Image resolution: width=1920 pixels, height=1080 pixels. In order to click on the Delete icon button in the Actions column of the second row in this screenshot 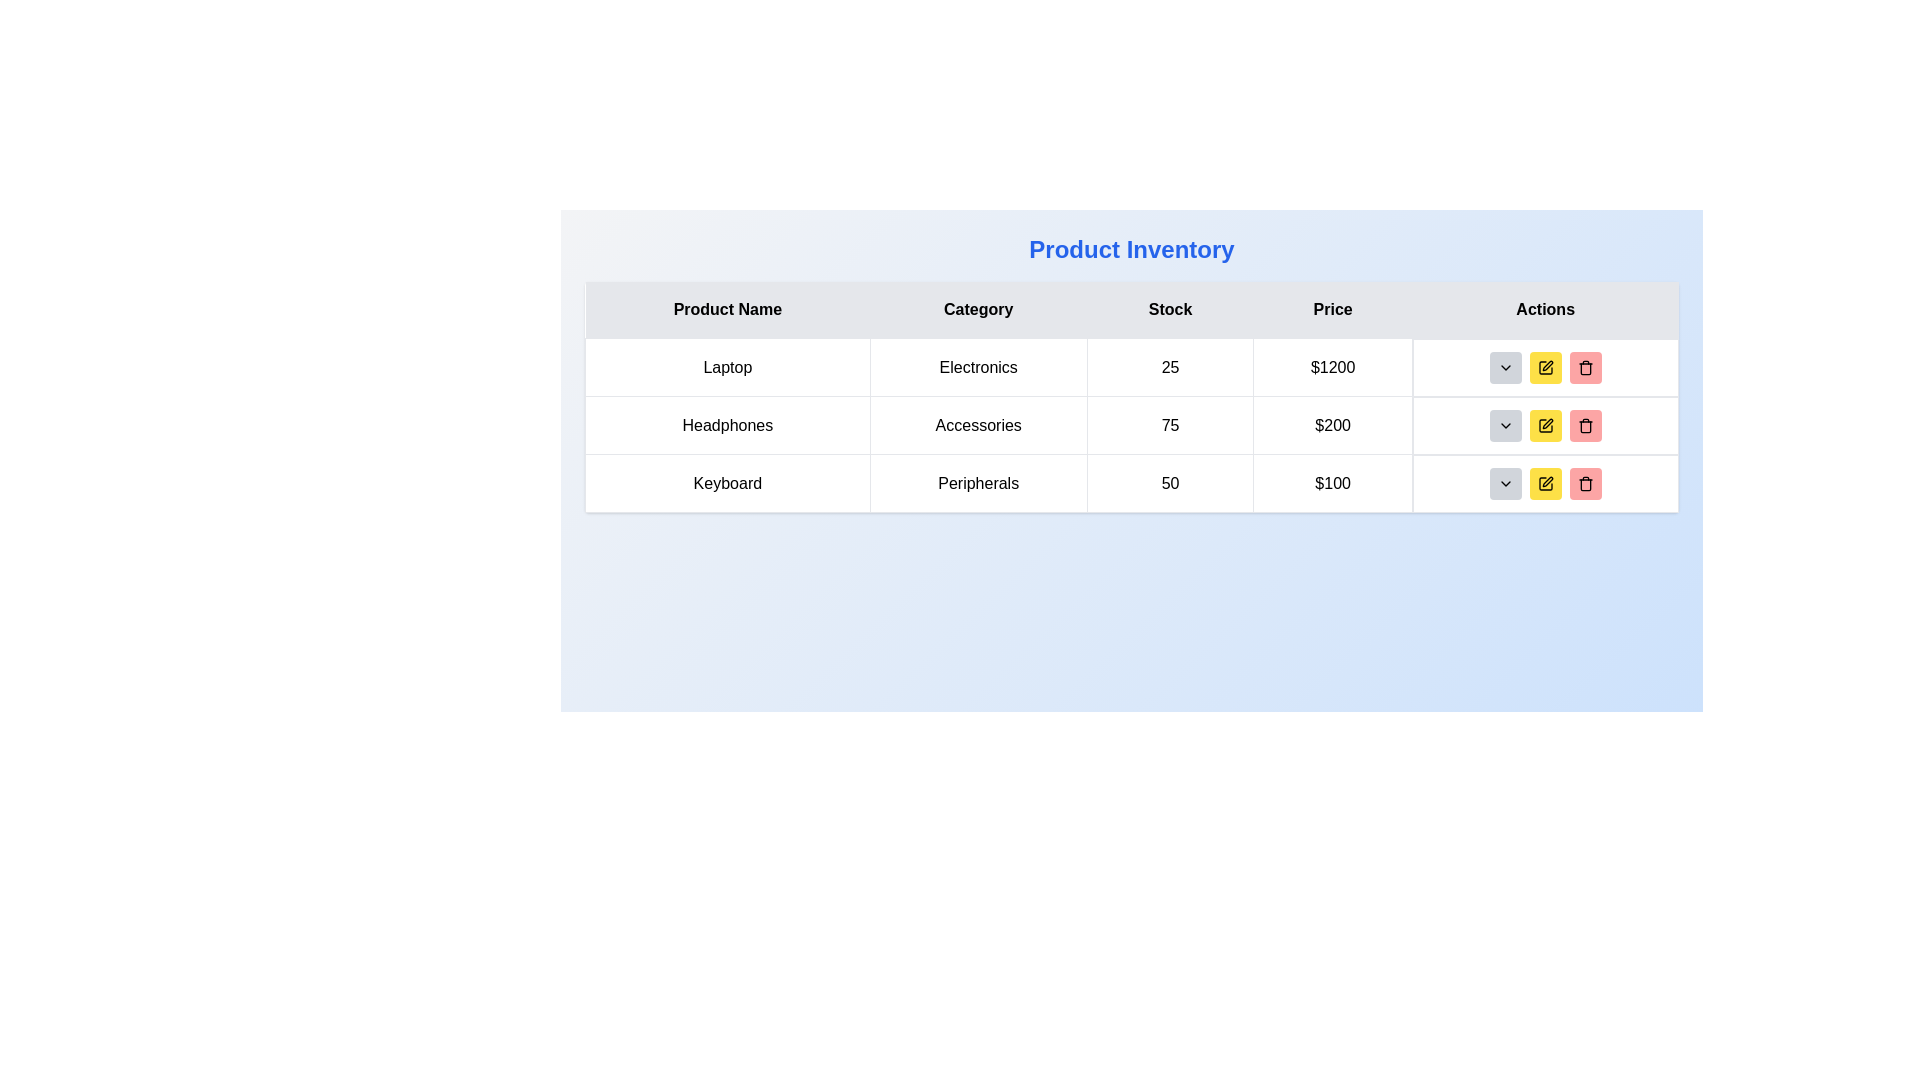, I will do `click(1584, 425)`.